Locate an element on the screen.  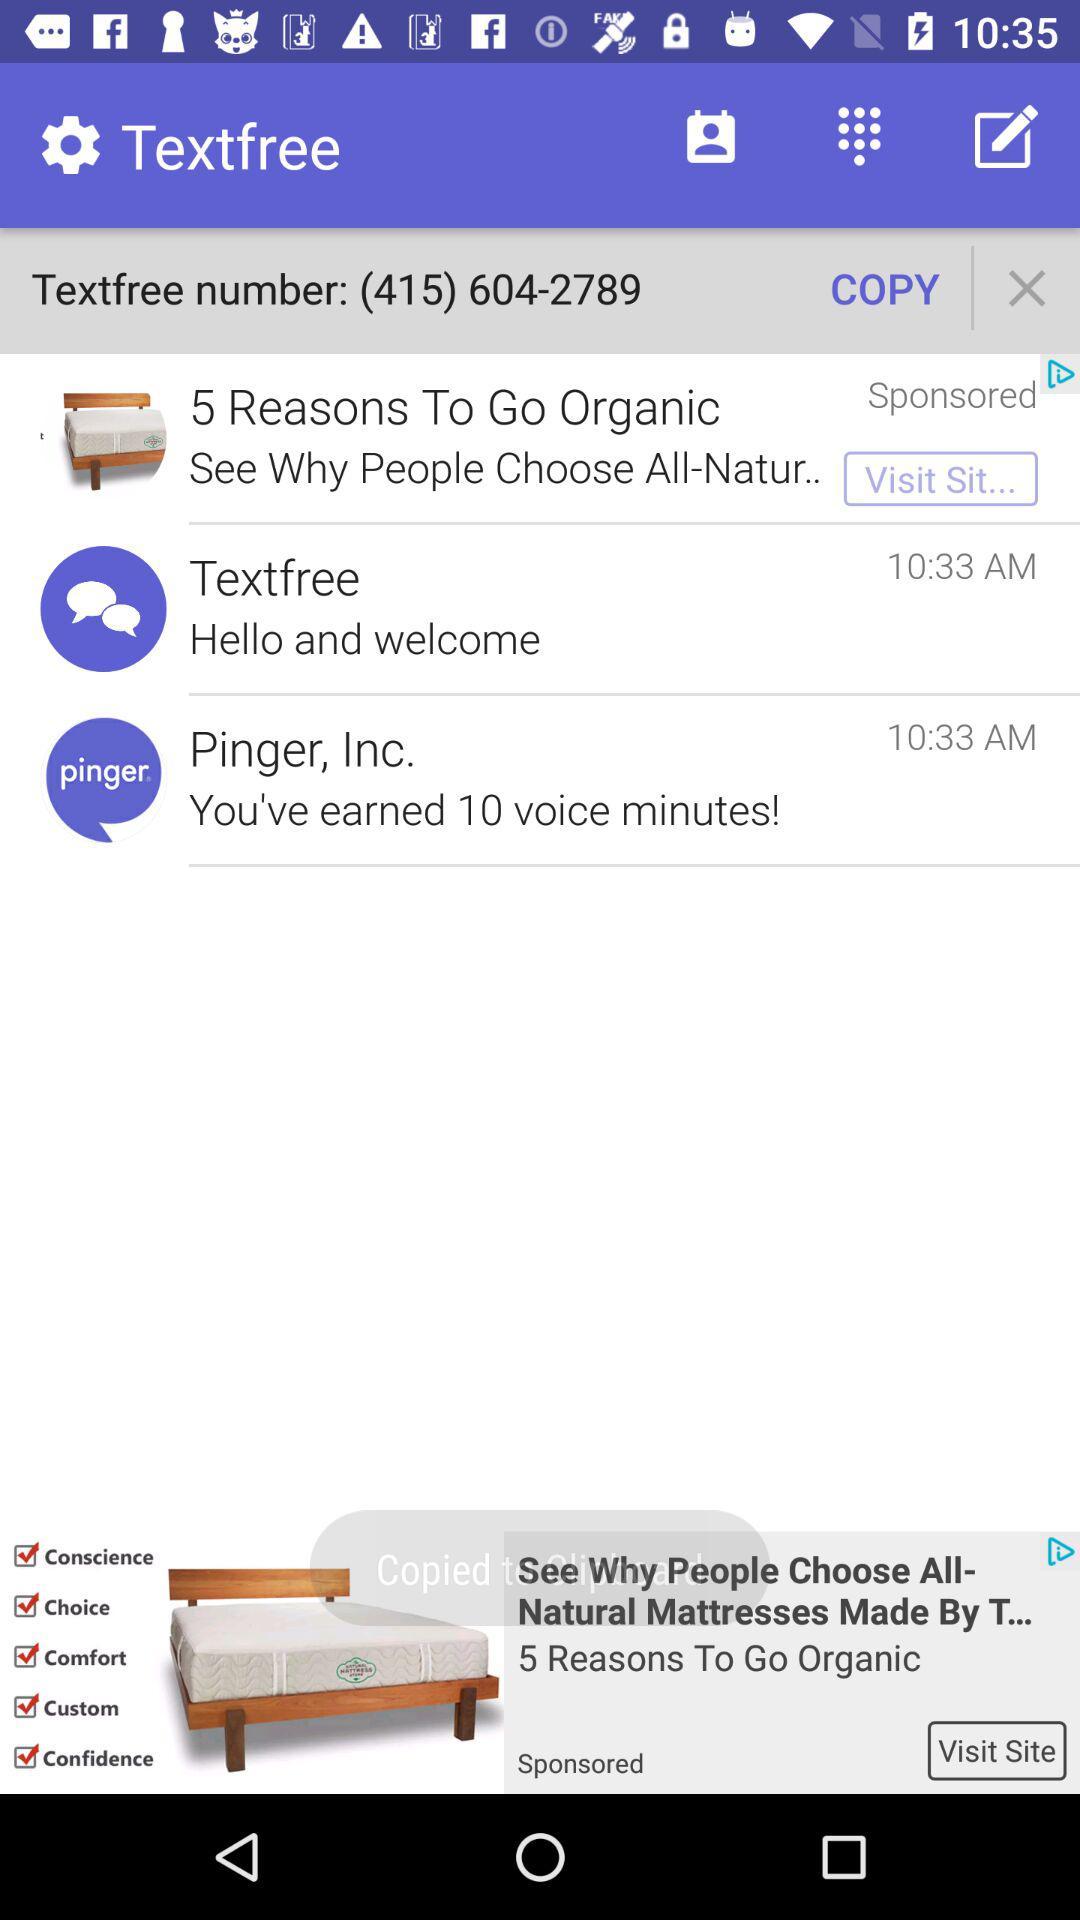
the text on the advertisement above the text sponsored on the web page is located at coordinates (791, 1676).